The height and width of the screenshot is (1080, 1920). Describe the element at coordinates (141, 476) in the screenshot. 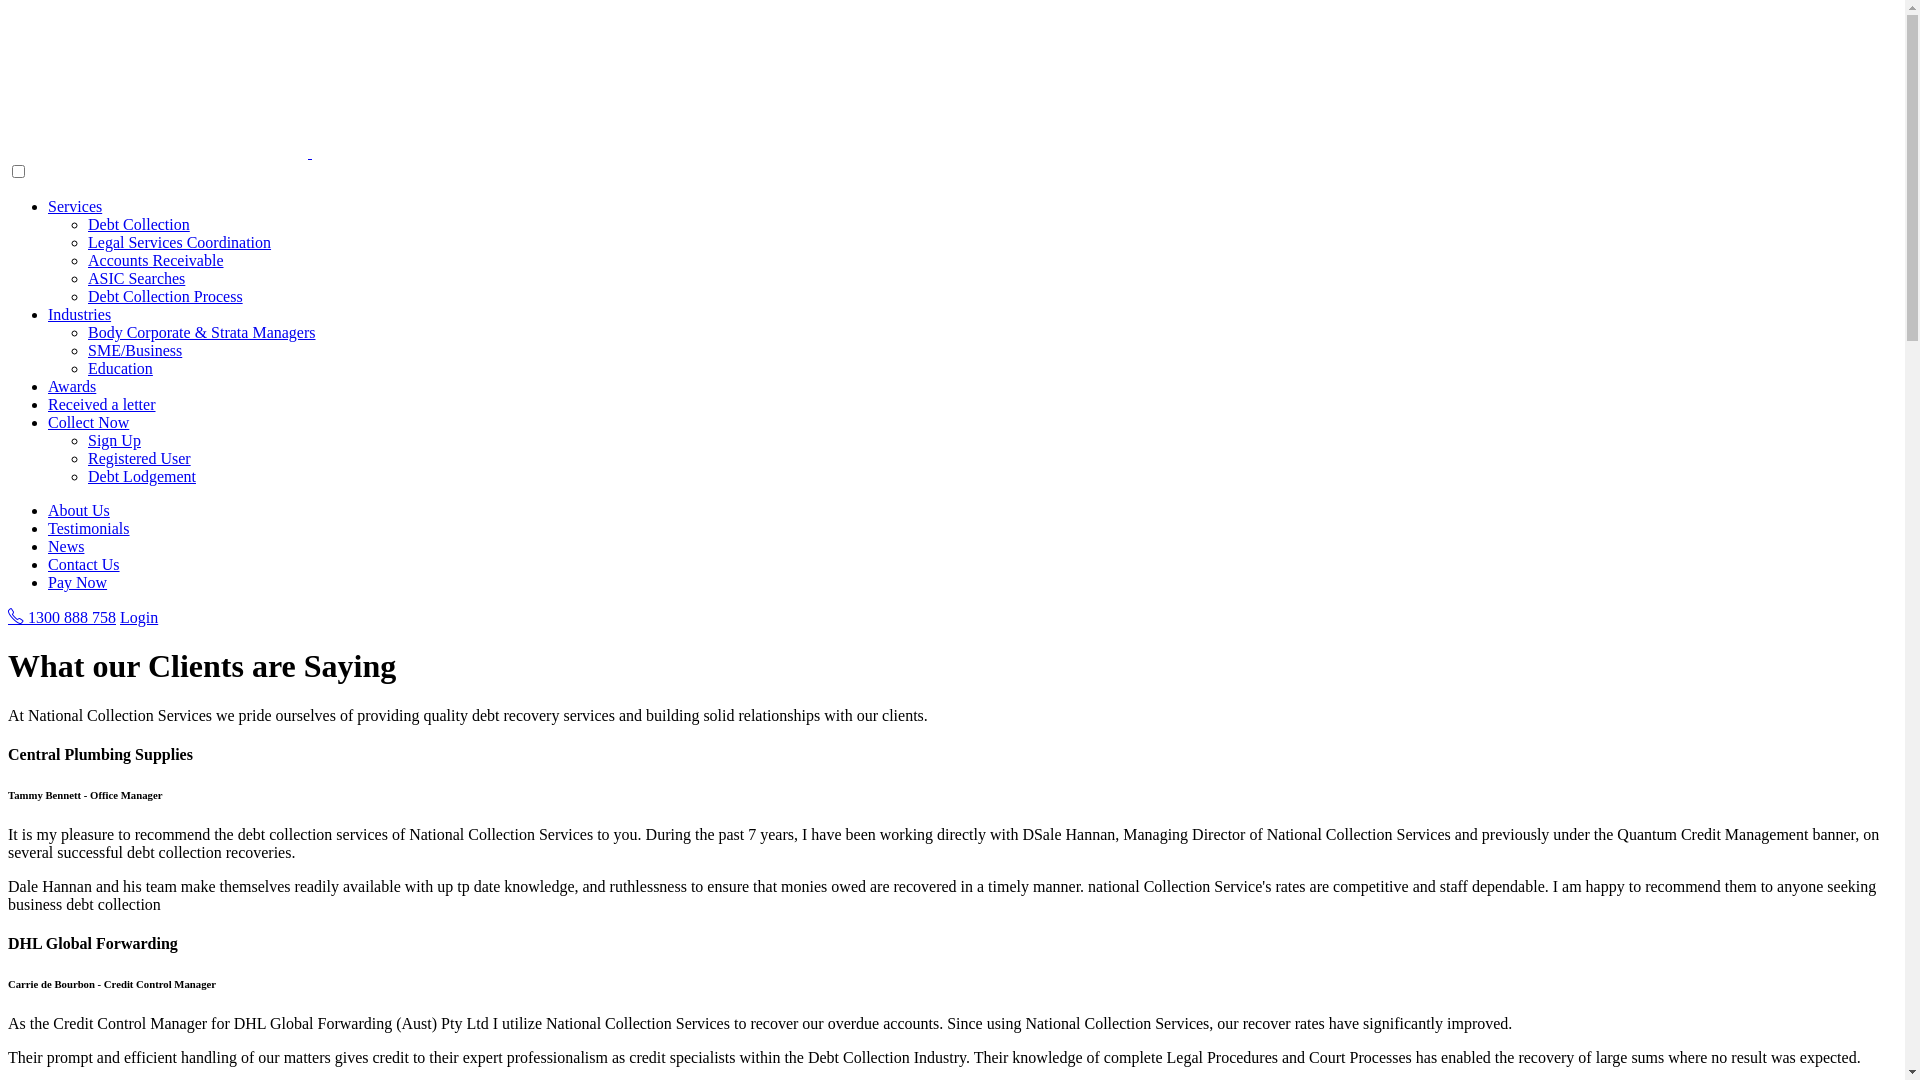

I see `'Debt Lodgement'` at that location.